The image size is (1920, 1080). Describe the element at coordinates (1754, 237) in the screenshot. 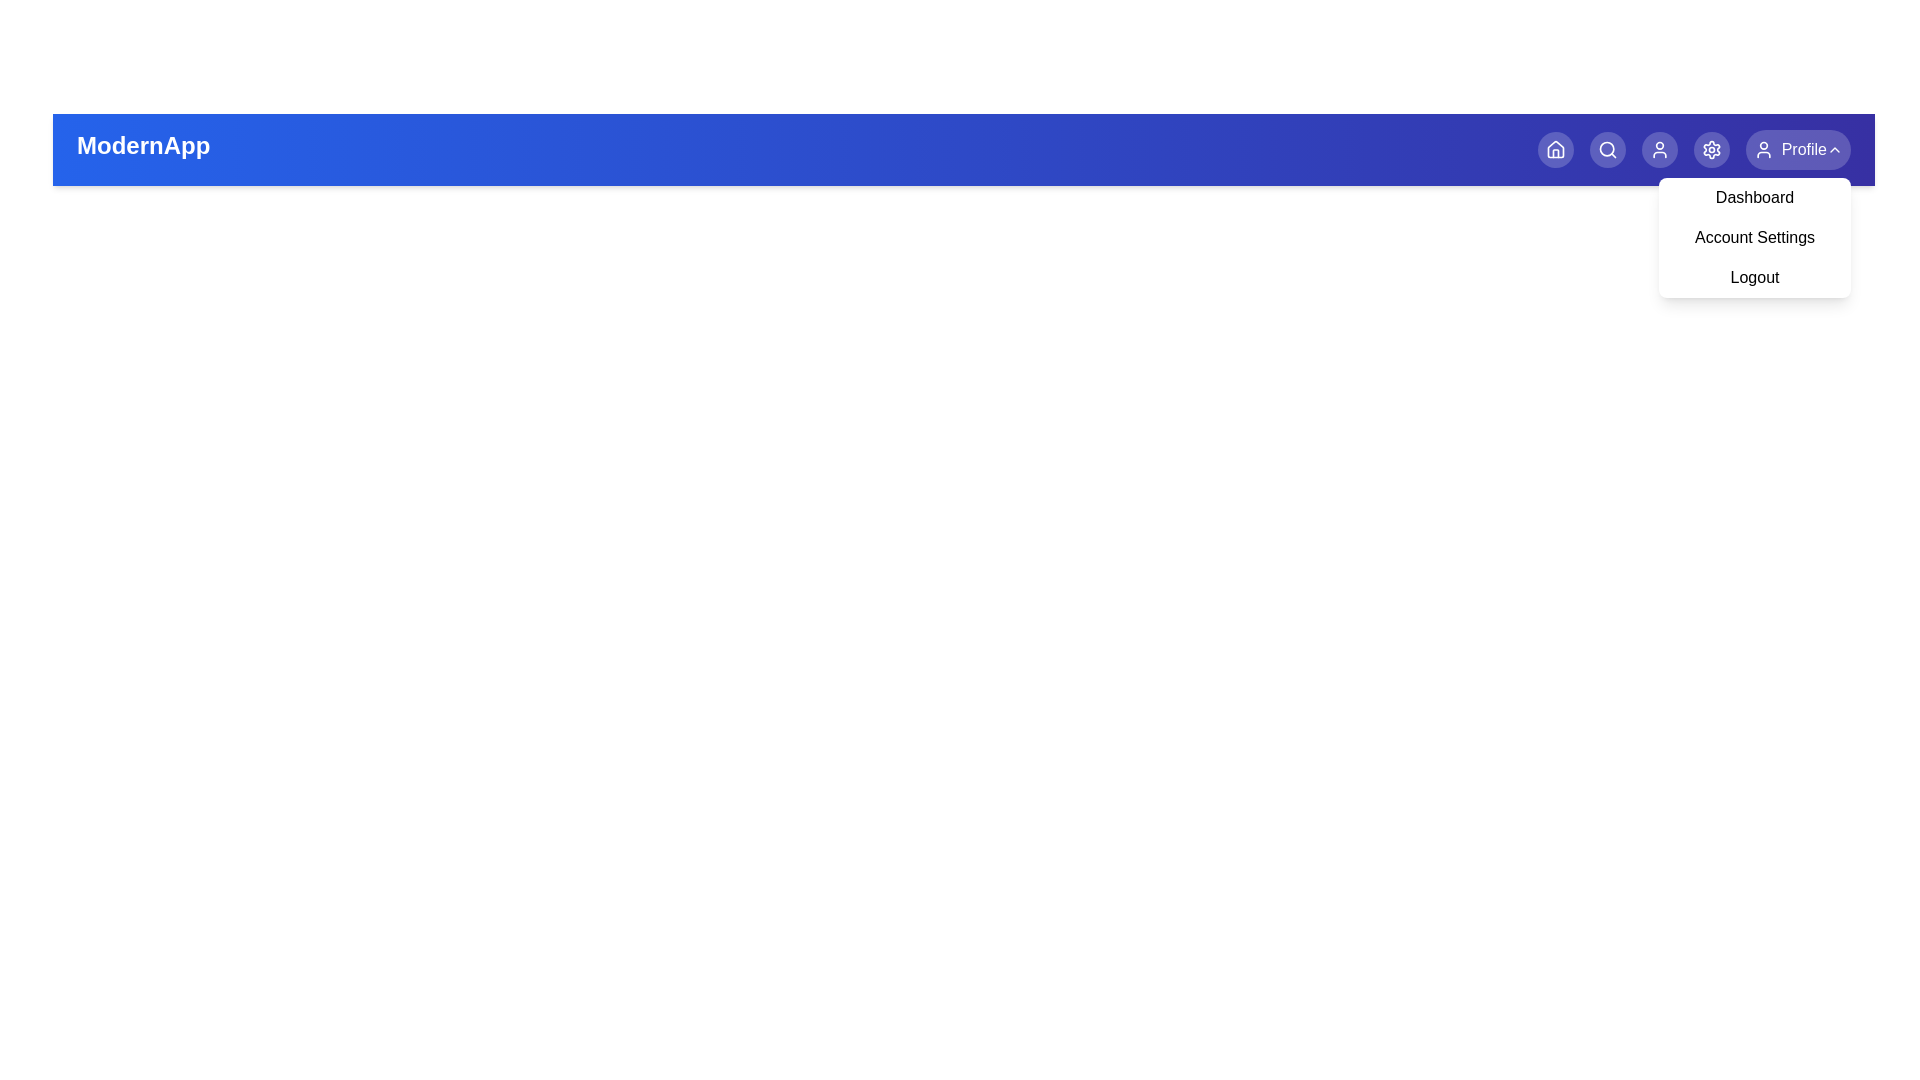

I see `the 'Account Settings' option from the Profile menu` at that location.